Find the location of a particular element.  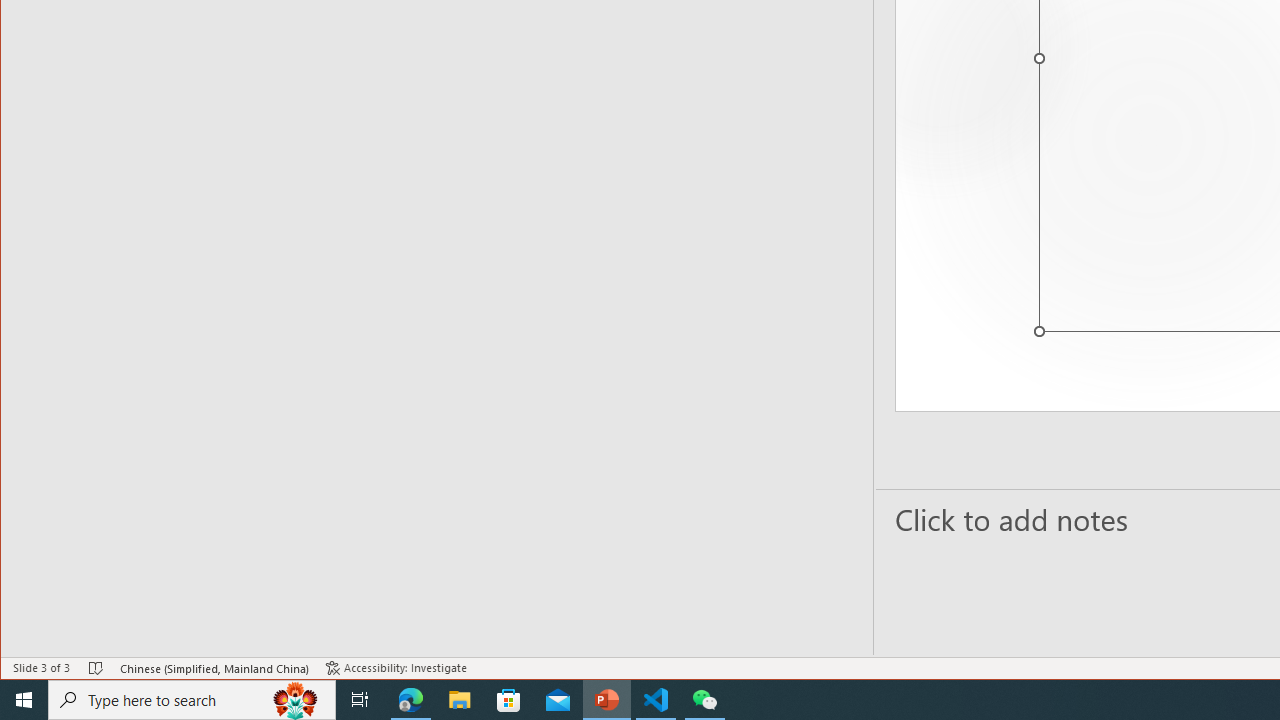

'WeChat - 1 running window' is located at coordinates (705, 698).